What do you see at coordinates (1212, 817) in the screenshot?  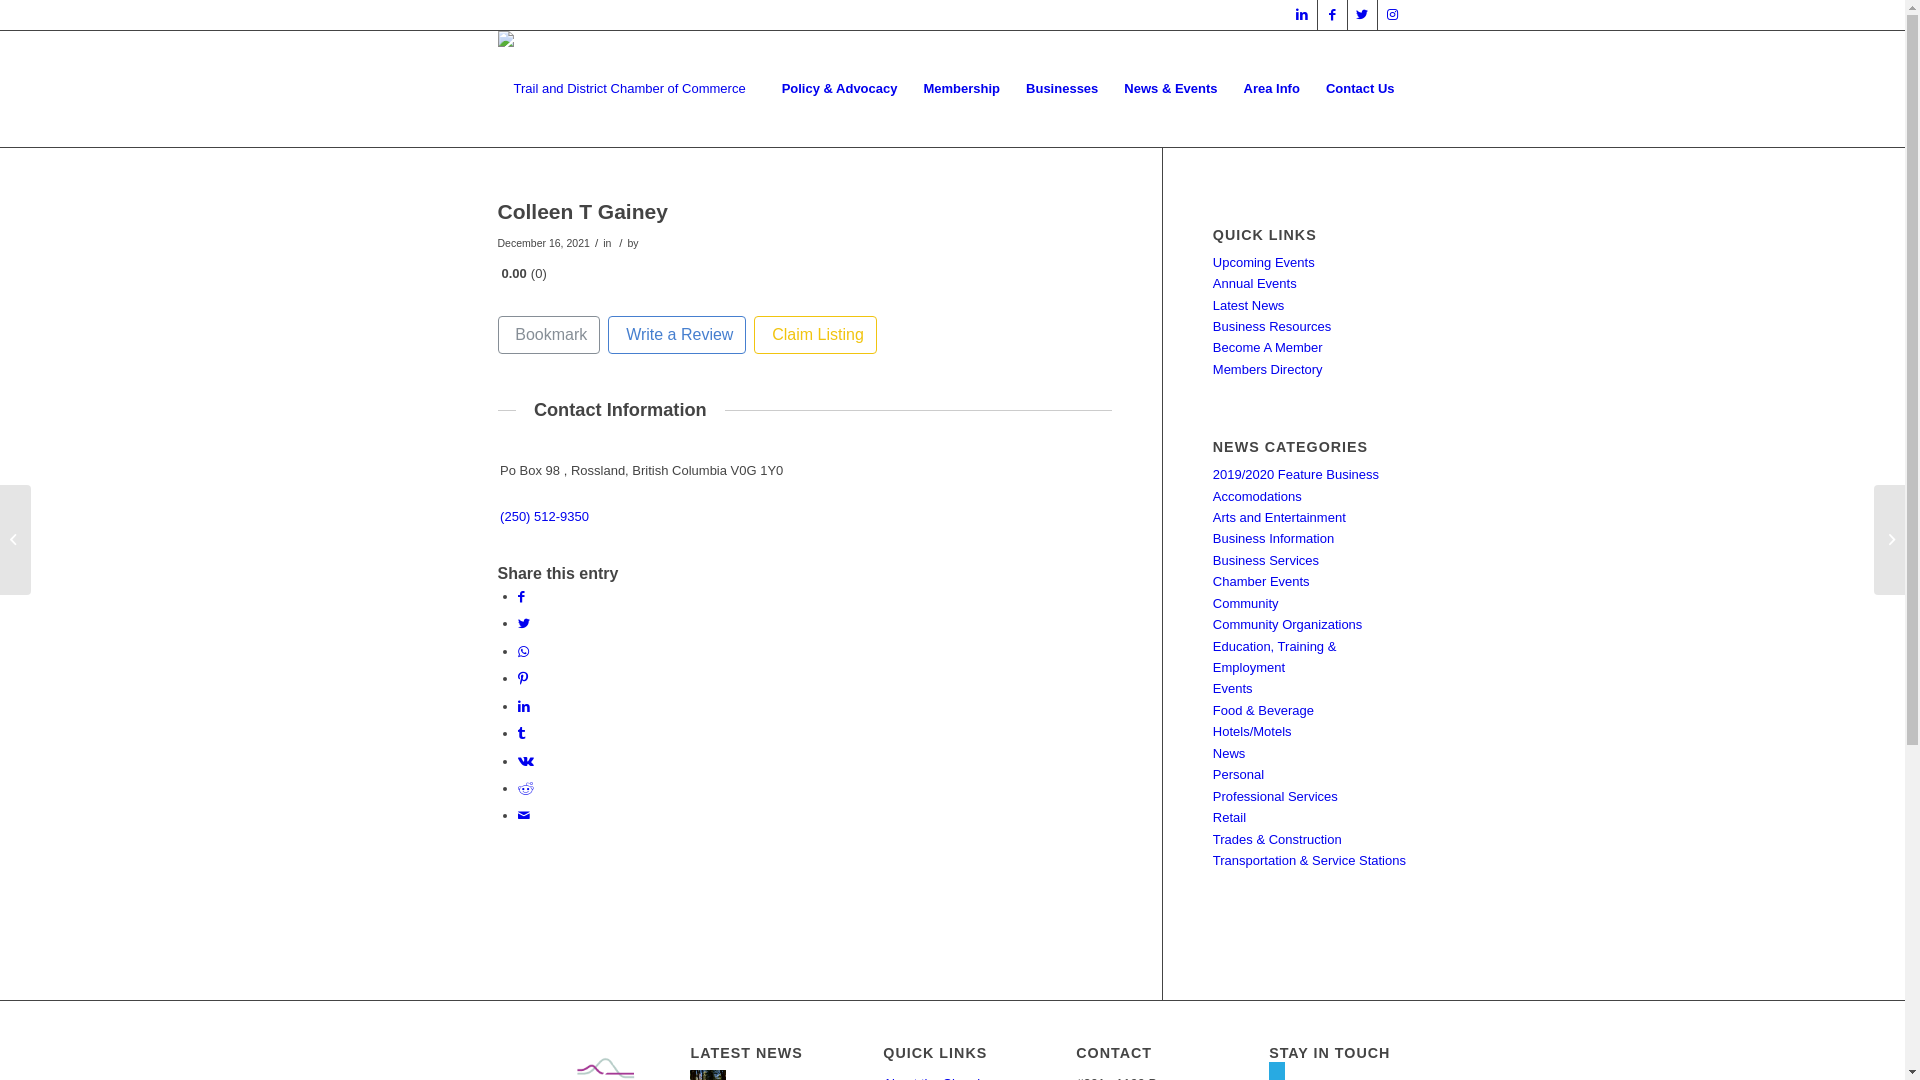 I see `'Retail'` at bounding box center [1212, 817].